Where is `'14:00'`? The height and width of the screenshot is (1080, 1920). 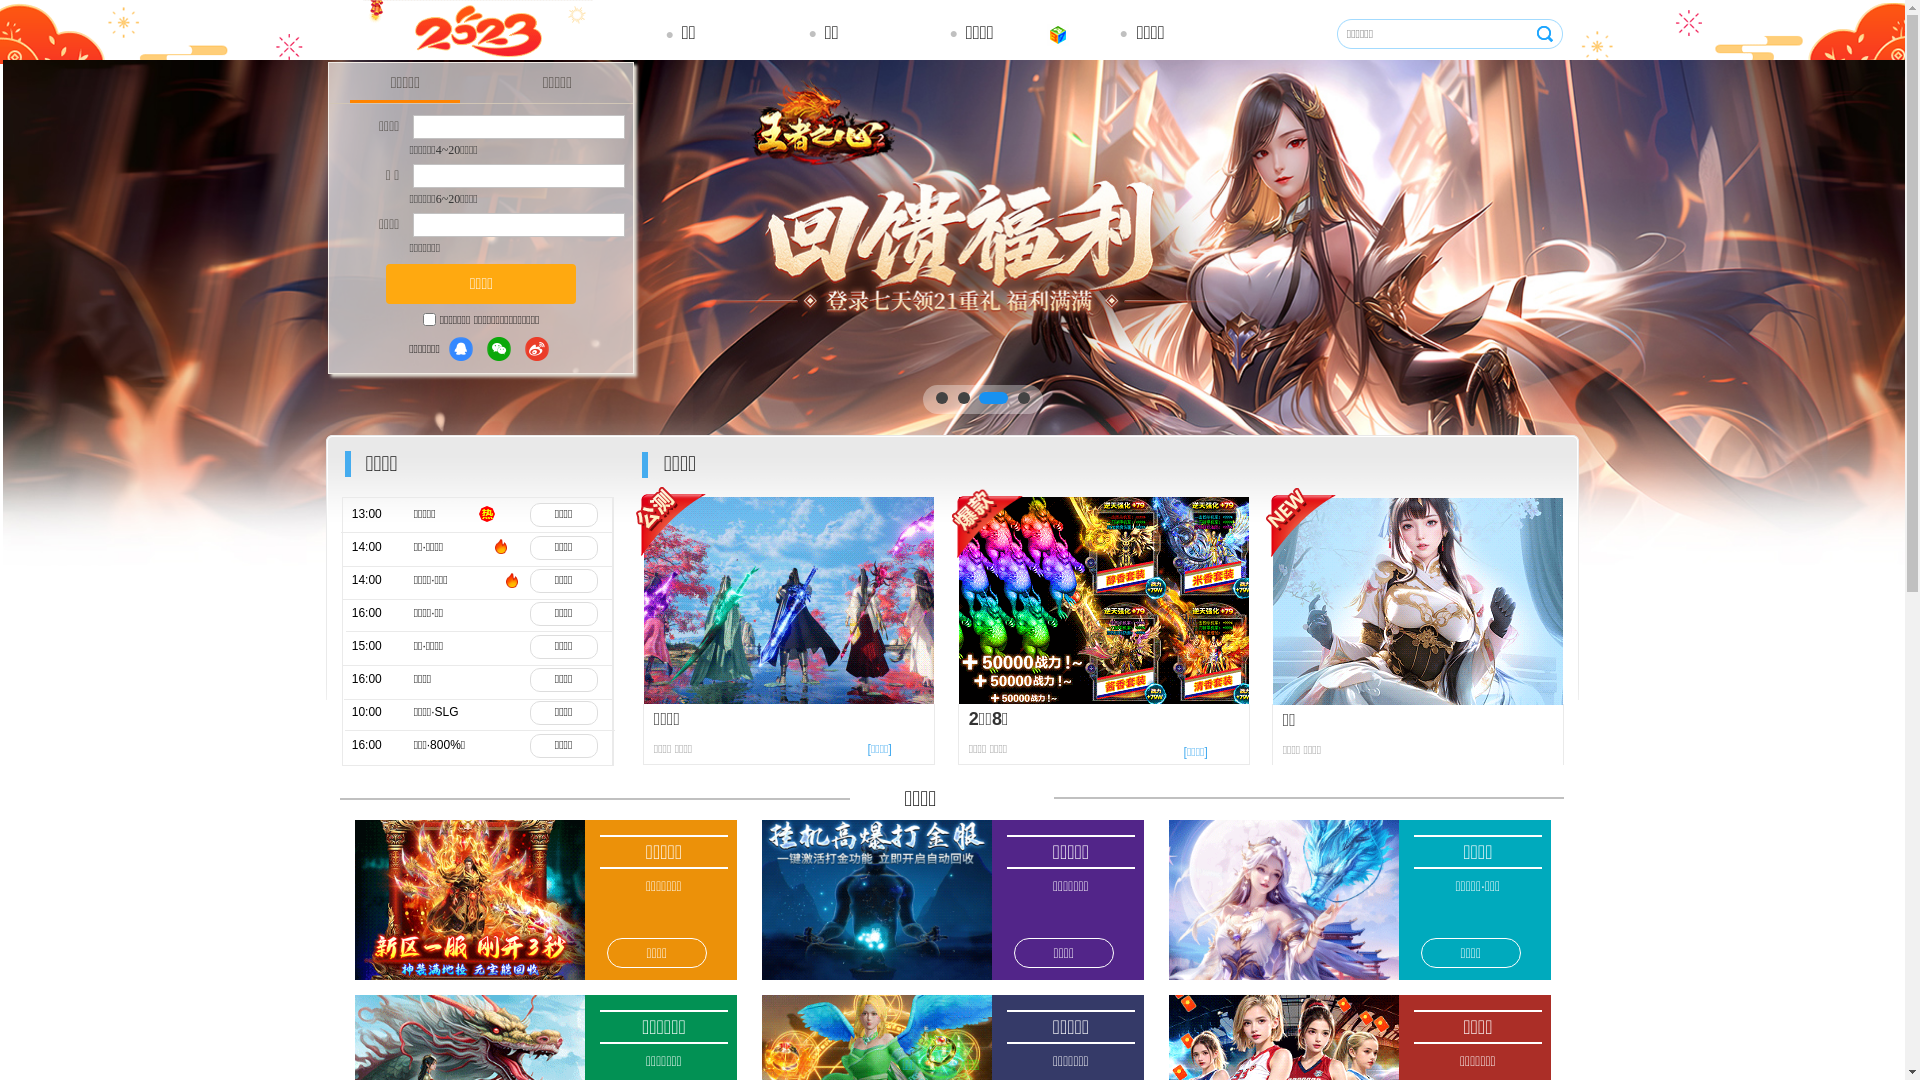
'14:00' is located at coordinates (380, 580).